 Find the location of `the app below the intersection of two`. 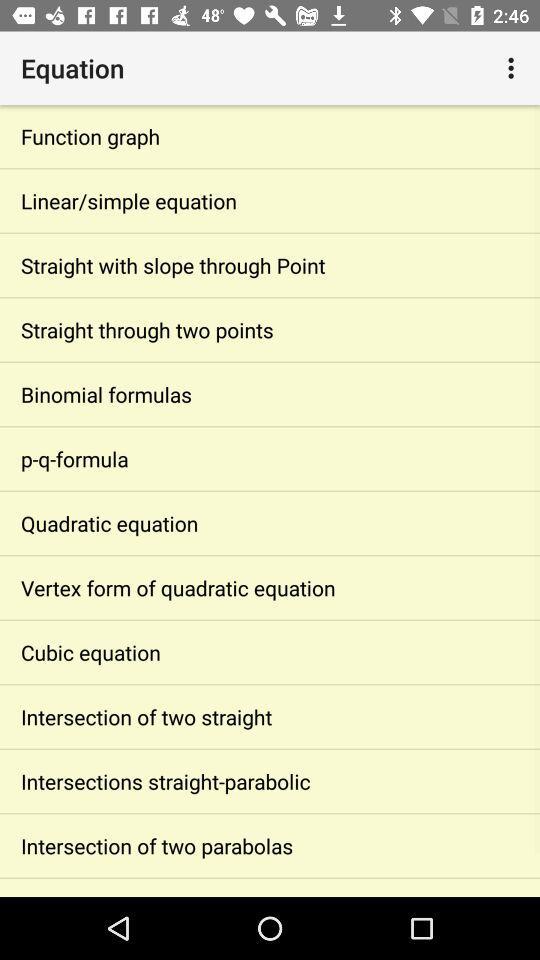

the app below the intersection of two is located at coordinates (270, 781).